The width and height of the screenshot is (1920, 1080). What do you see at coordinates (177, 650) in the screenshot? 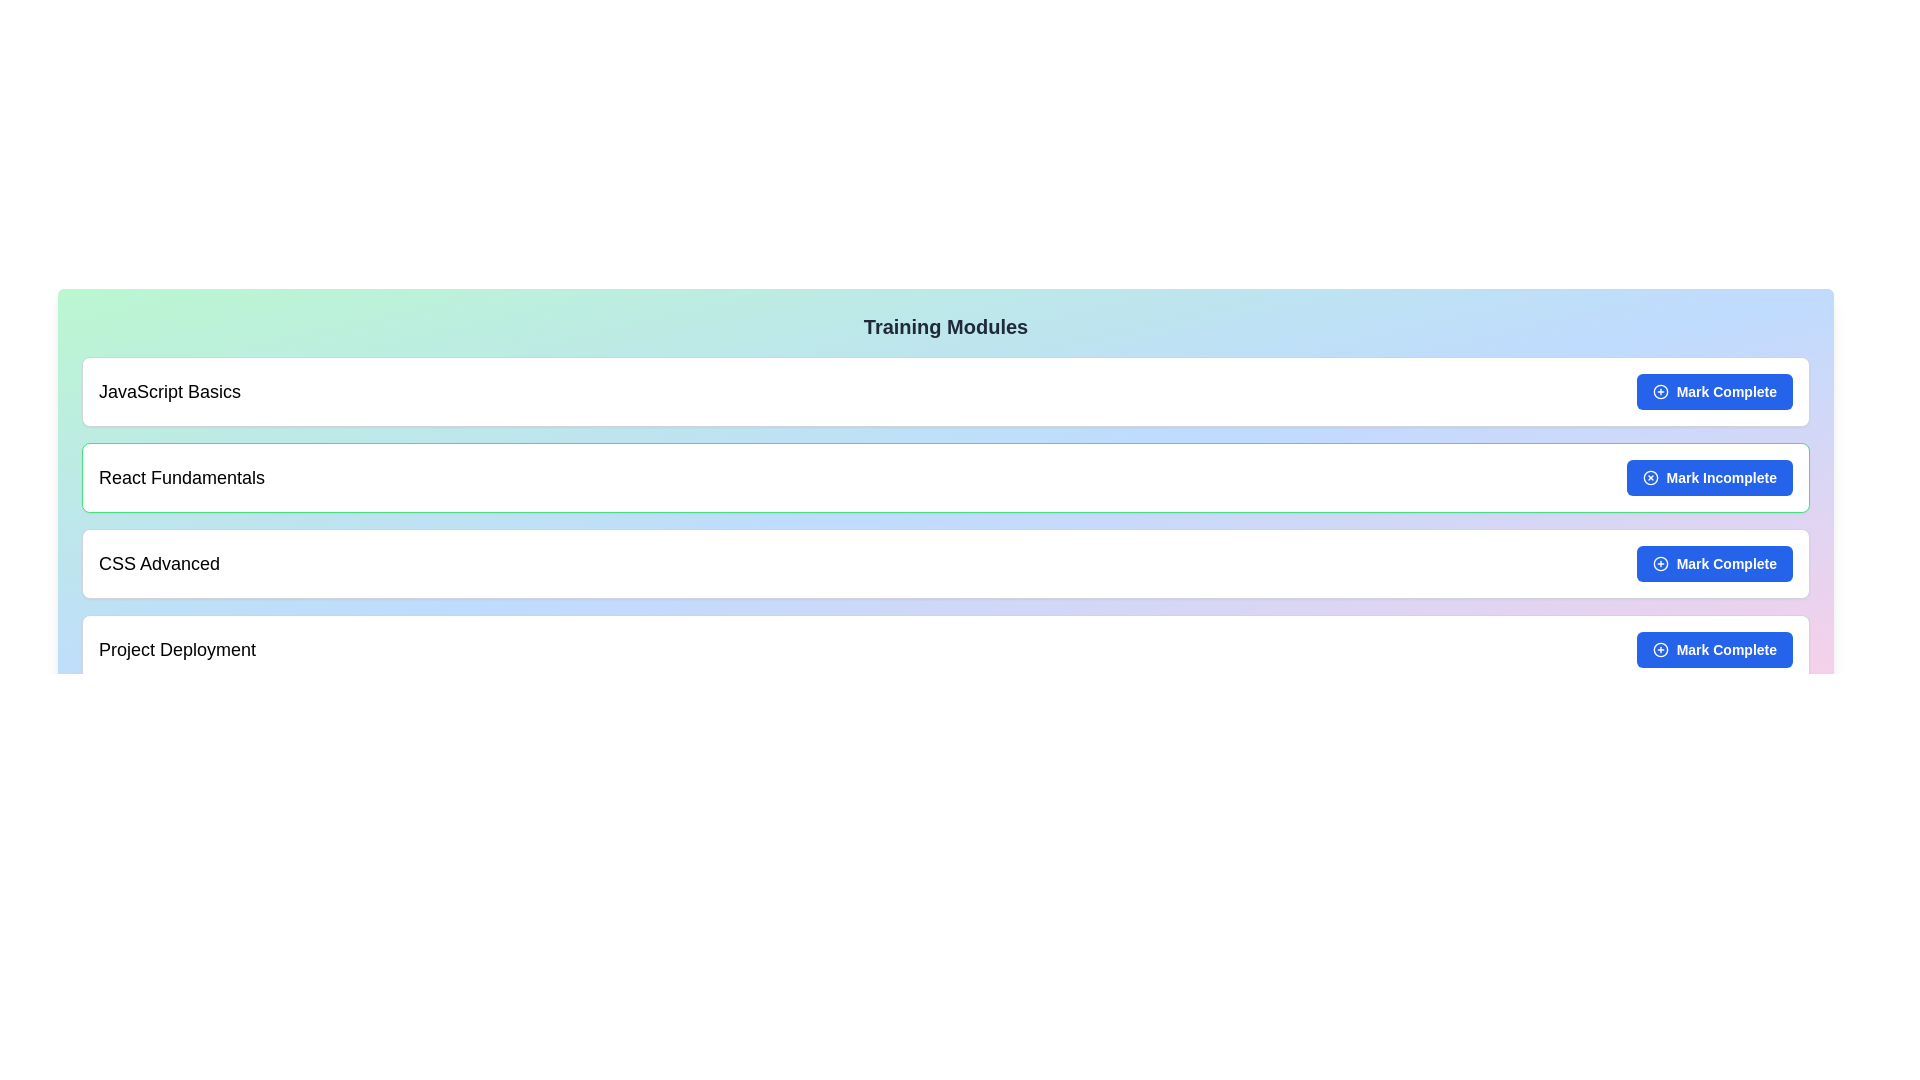
I see `the associated module` at bounding box center [177, 650].